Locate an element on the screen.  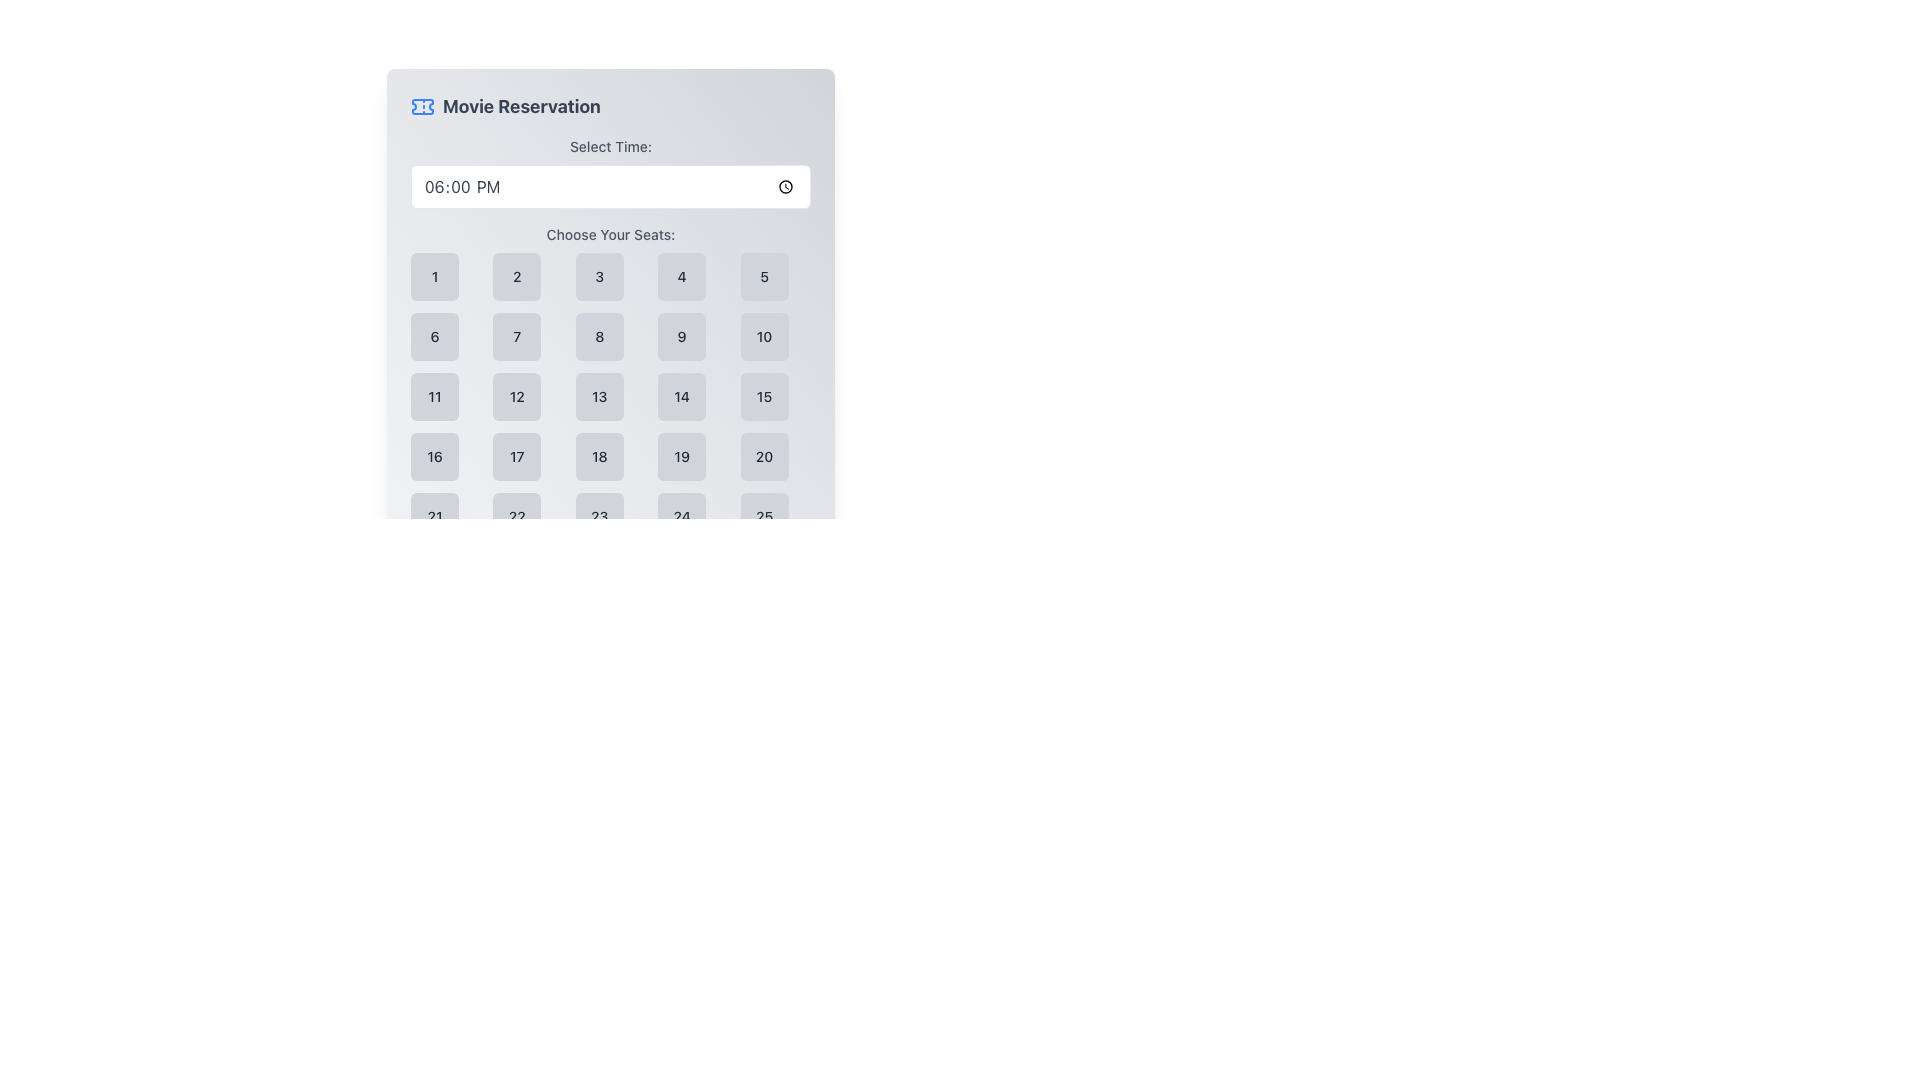
the square button with rounded corners containing the number '22' is located at coordinates (517, 515).